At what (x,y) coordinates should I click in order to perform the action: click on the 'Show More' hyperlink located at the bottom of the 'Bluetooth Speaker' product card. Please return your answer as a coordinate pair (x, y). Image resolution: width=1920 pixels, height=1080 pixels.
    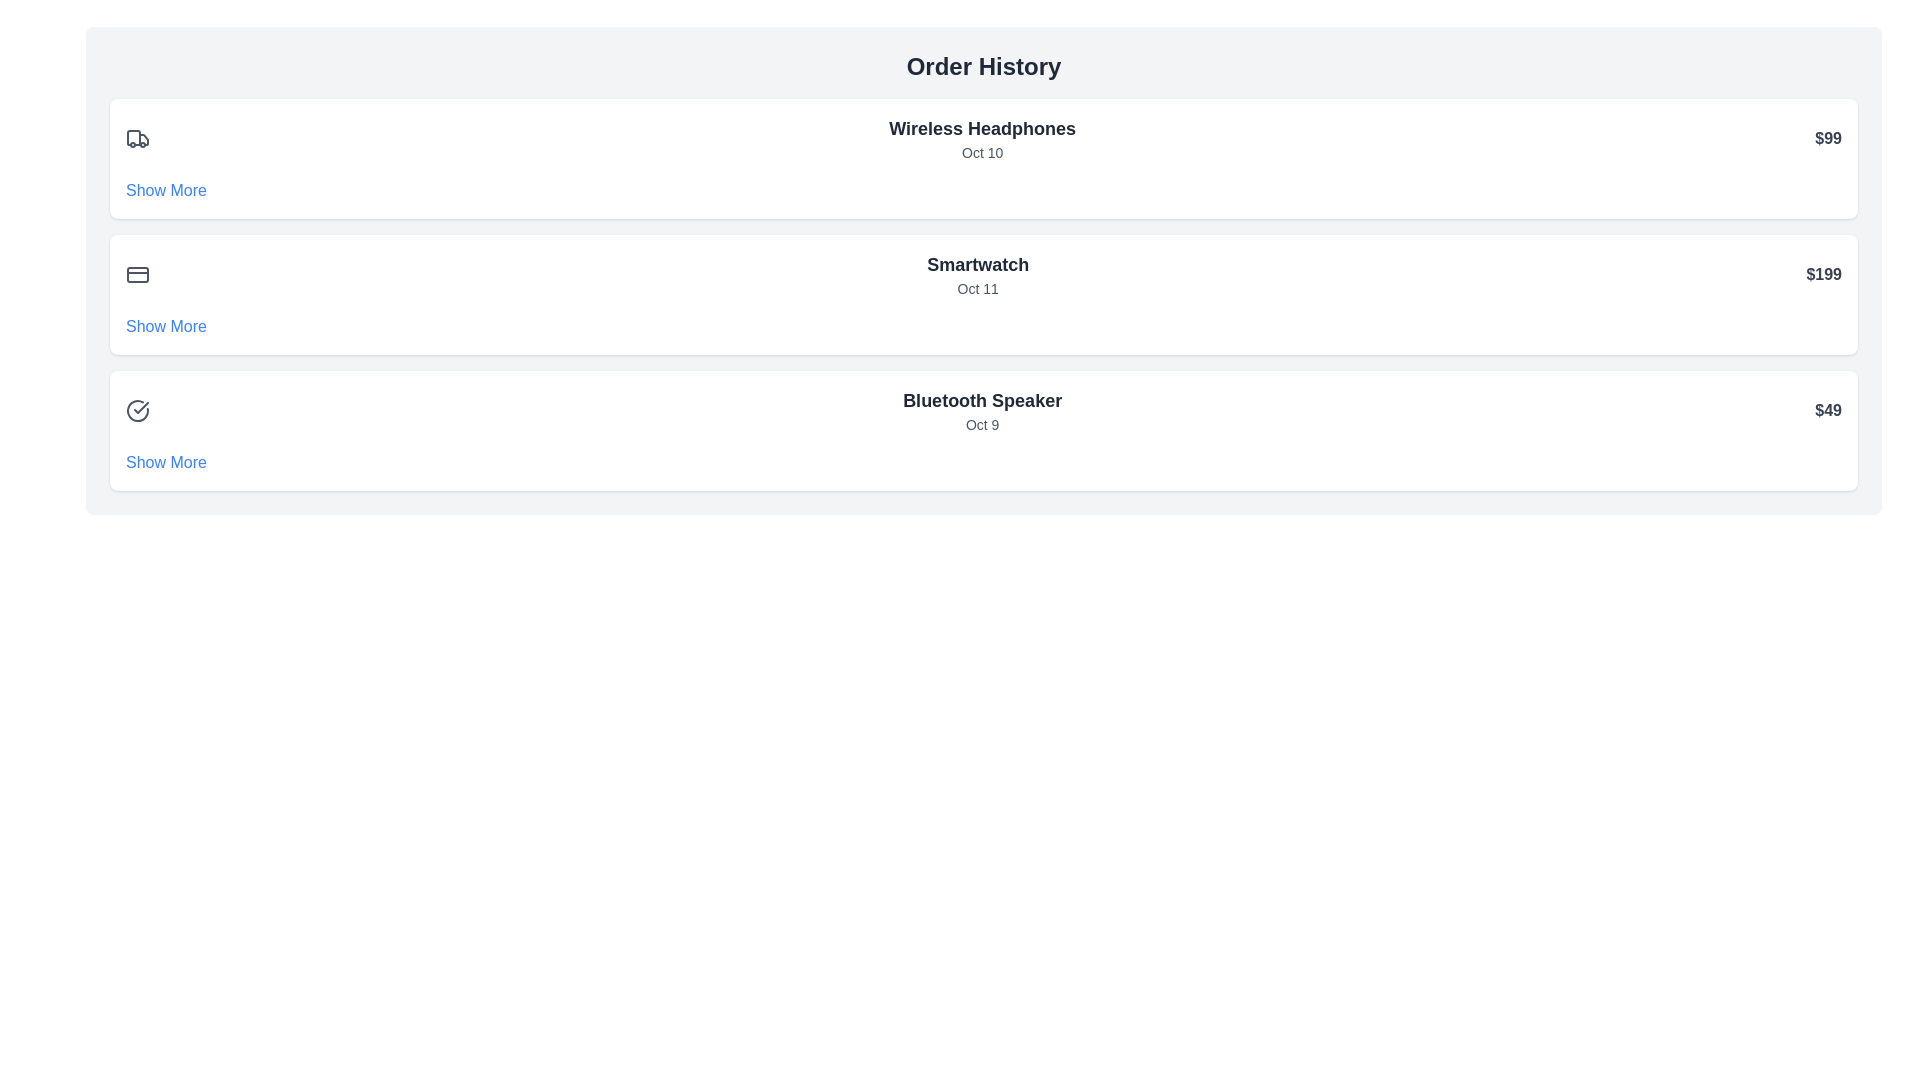
    Looking at the image, I should click on (166, 462).